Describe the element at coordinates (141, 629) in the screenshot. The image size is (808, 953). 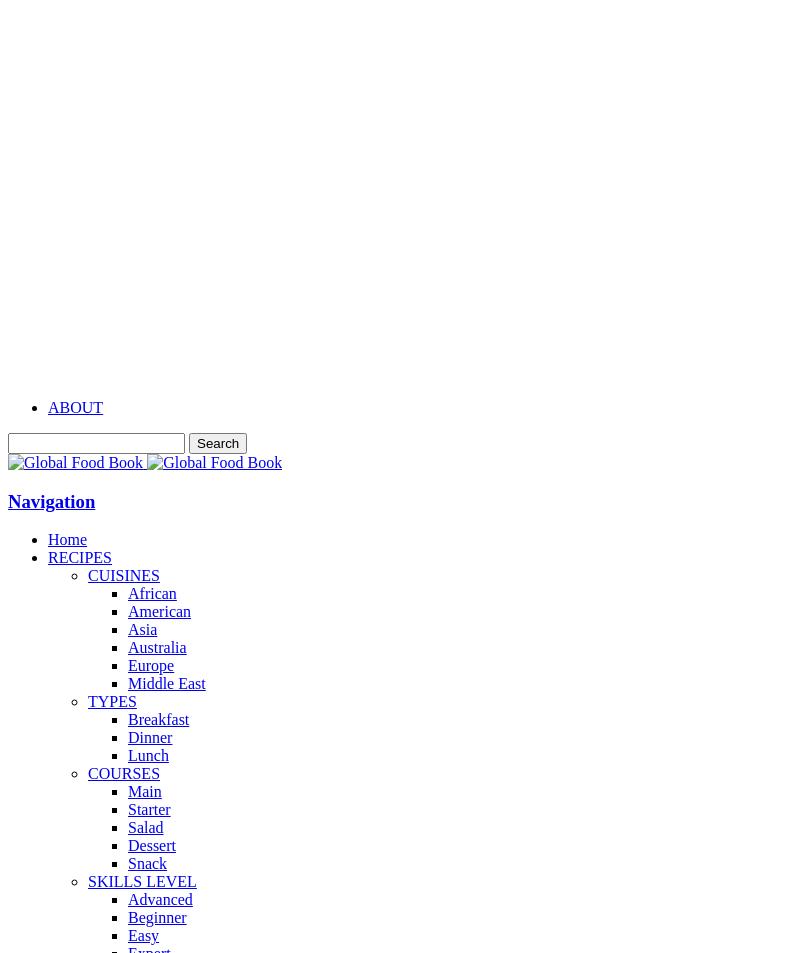
I see `'Asia'` at that location.